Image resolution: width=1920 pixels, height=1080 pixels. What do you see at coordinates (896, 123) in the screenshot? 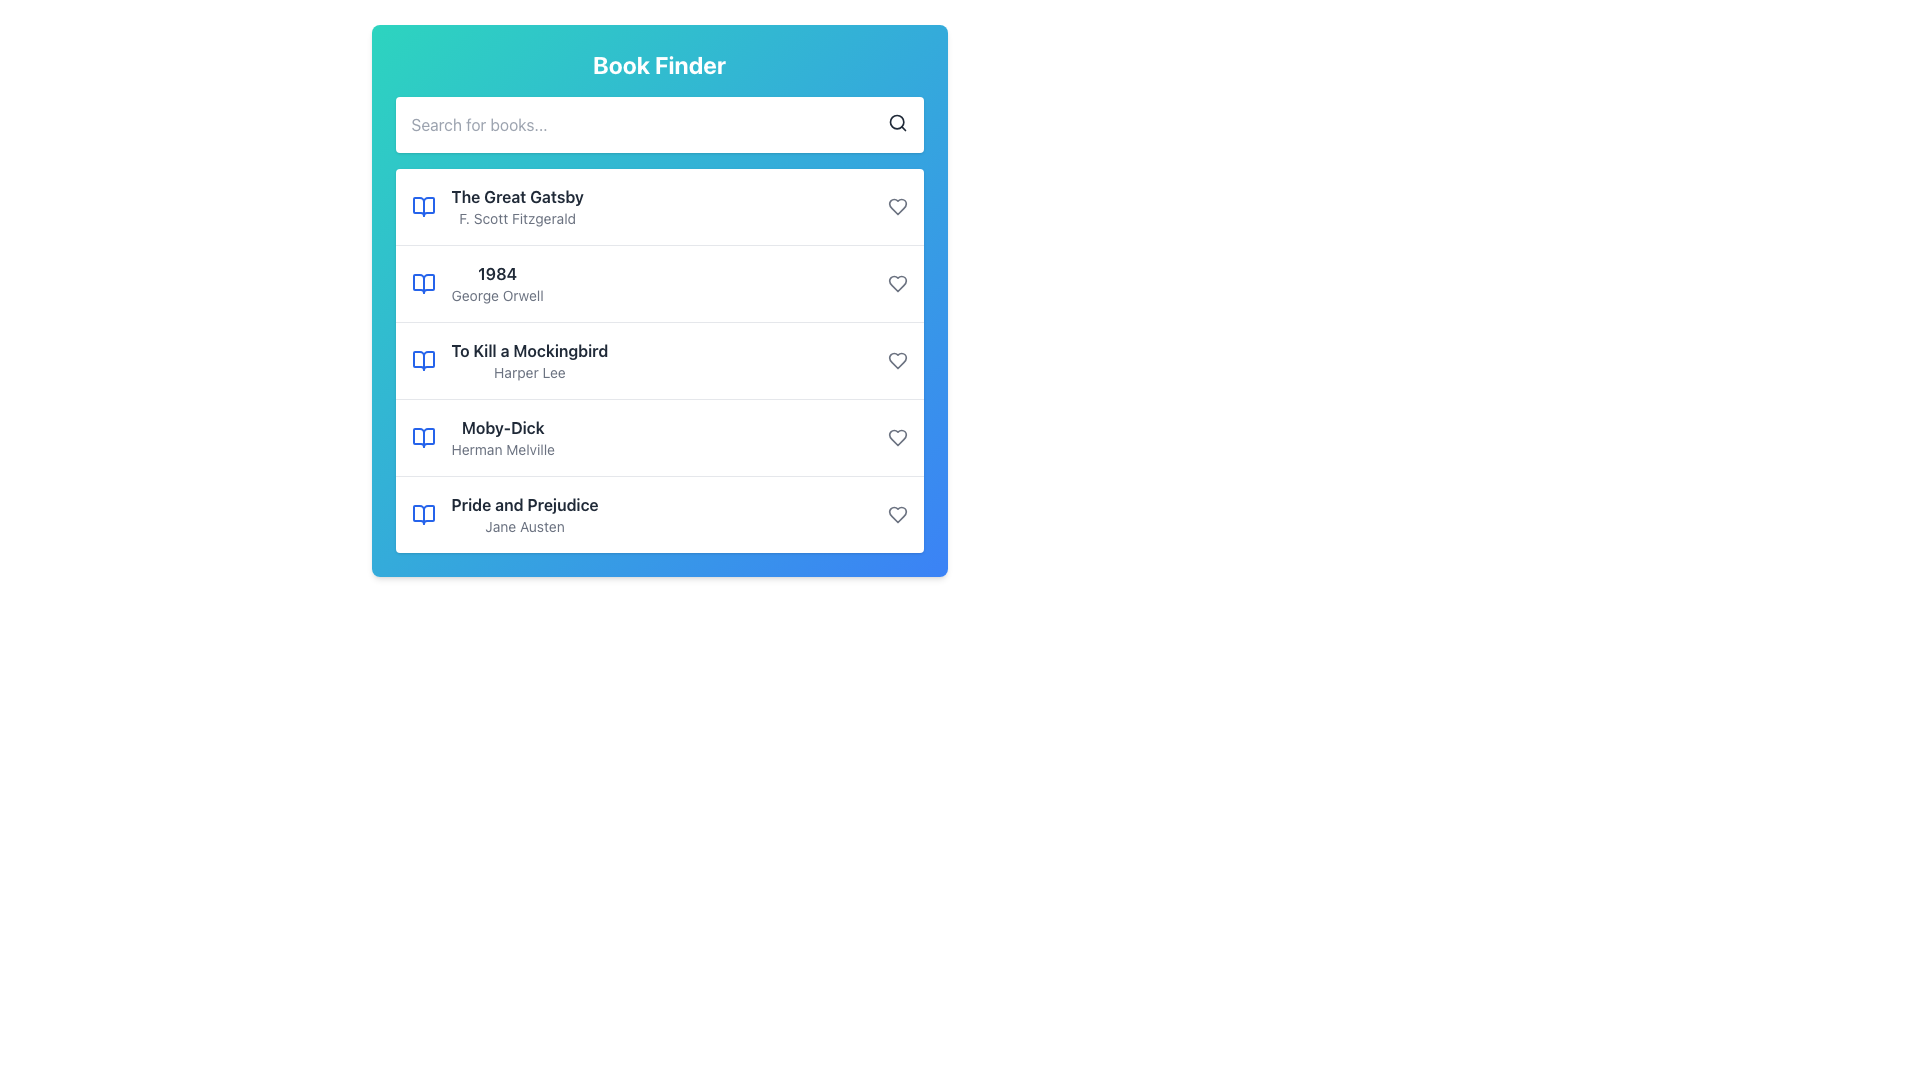
I see `the search button located at the top-right corner of the rounded text input box` at bounding box center [896, 123].